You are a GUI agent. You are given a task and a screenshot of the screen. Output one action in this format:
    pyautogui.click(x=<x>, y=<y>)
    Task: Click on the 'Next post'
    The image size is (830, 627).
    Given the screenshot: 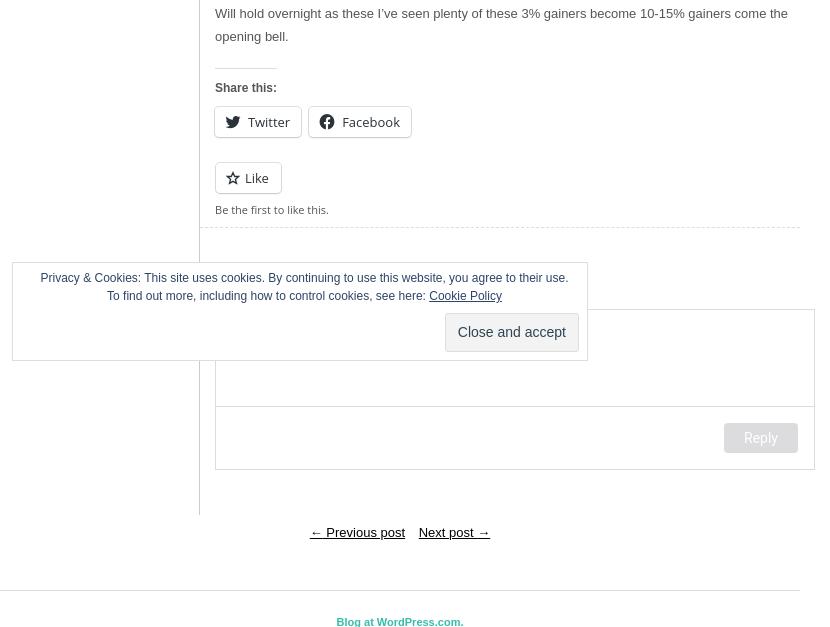 What is the action you would take?
    pyautogui.click(x=447, y=531)
    